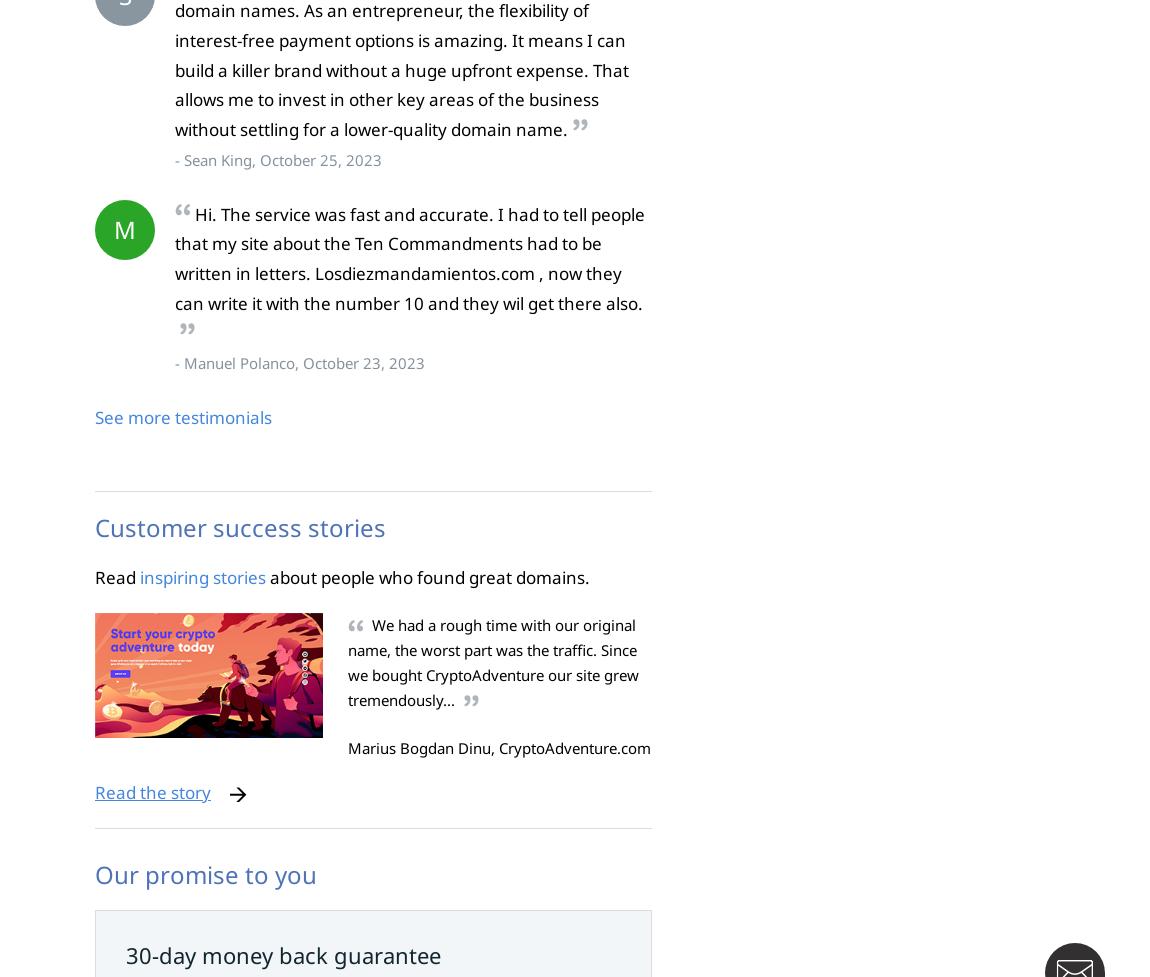 This screenshot has height=977, width=1150. What do you see at coordinates (151, 791) in the screenshot?
I see `'Read the story'` at bounding box center [151, 791].